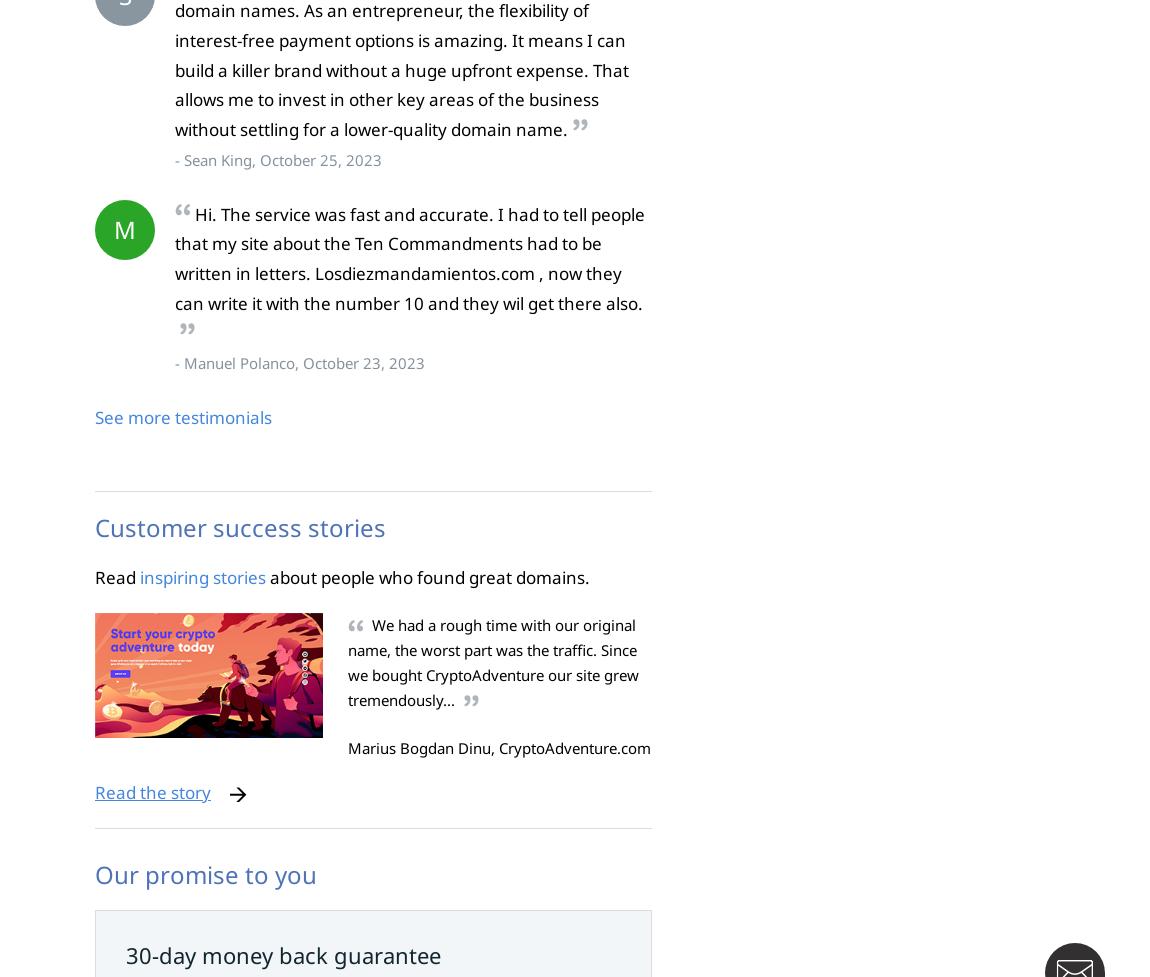 This screenshot has height=977, width=1150. What do you see at coordinates (151, 791) in the screenshot?
I see `'Read the story'` at bounding box center [151, 791].